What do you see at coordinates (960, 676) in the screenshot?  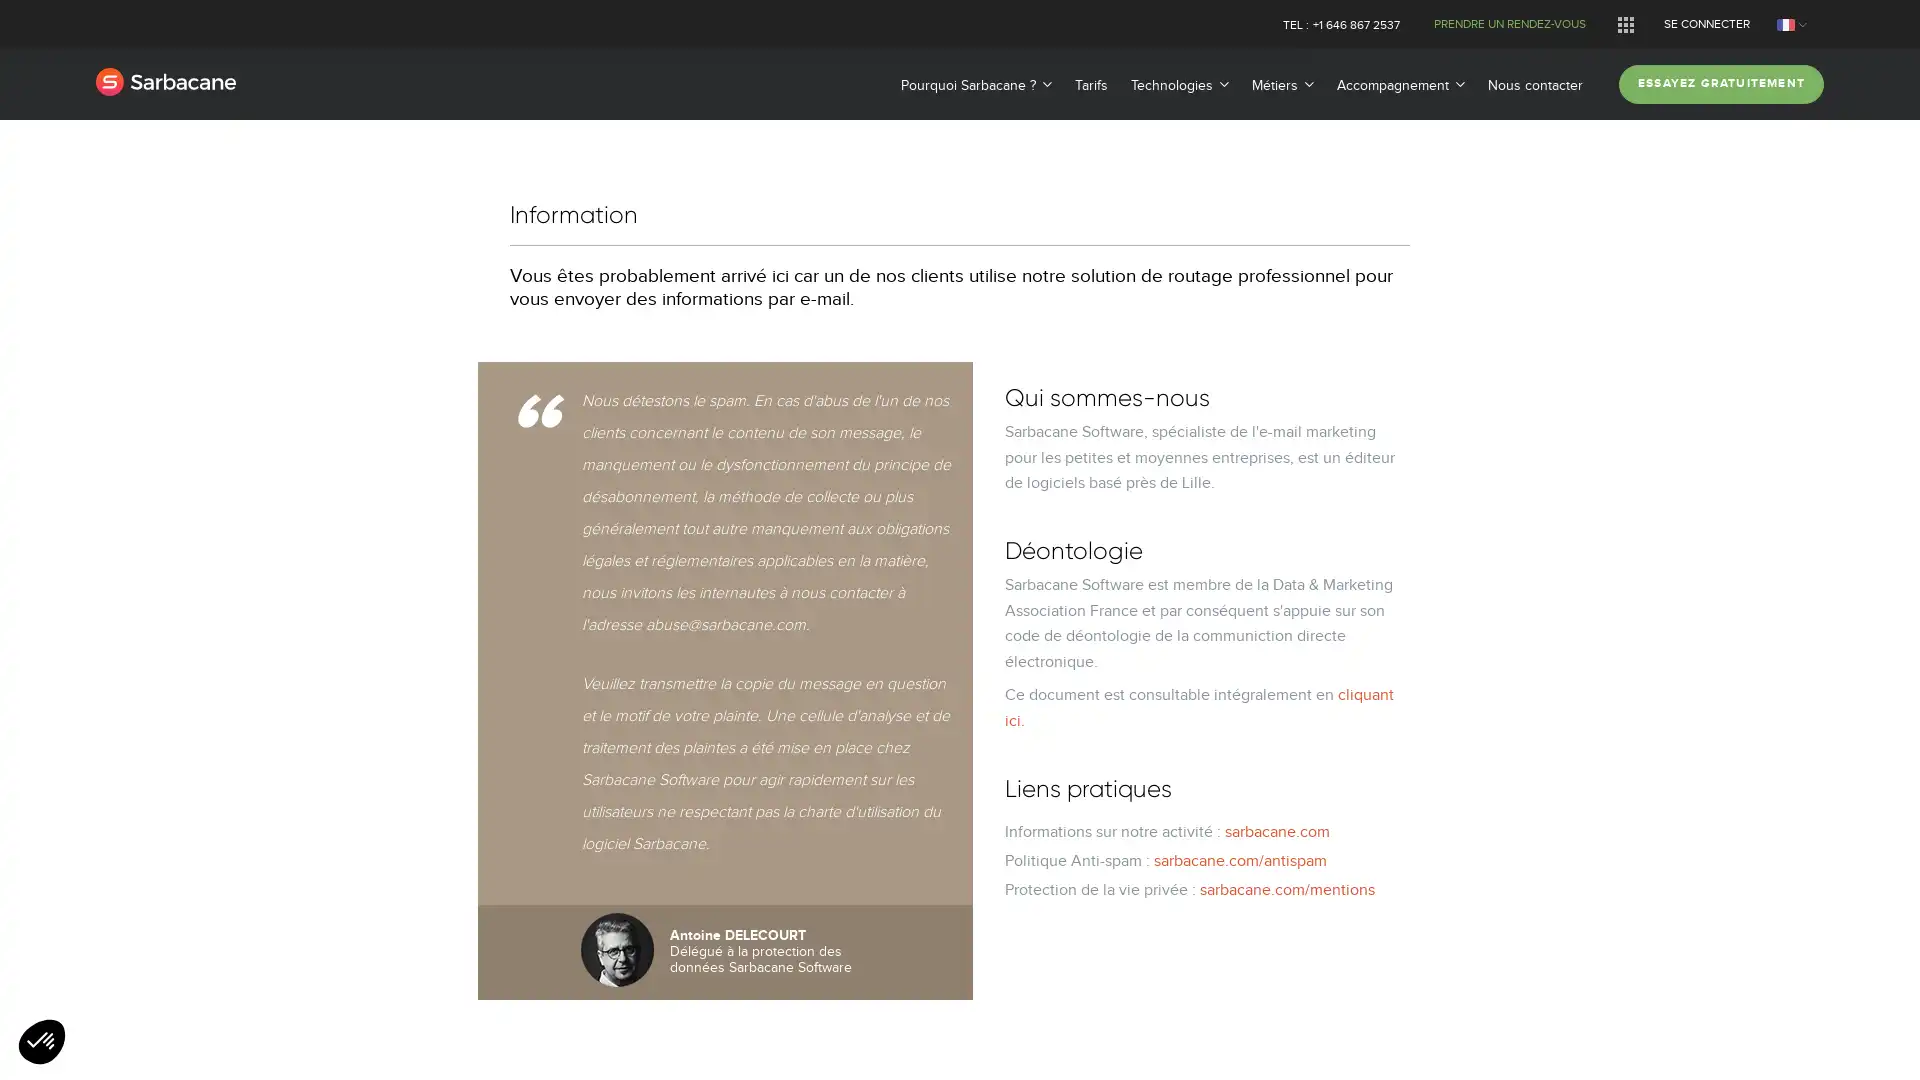 I see `Je choisis` at bounding box center [960, 676].